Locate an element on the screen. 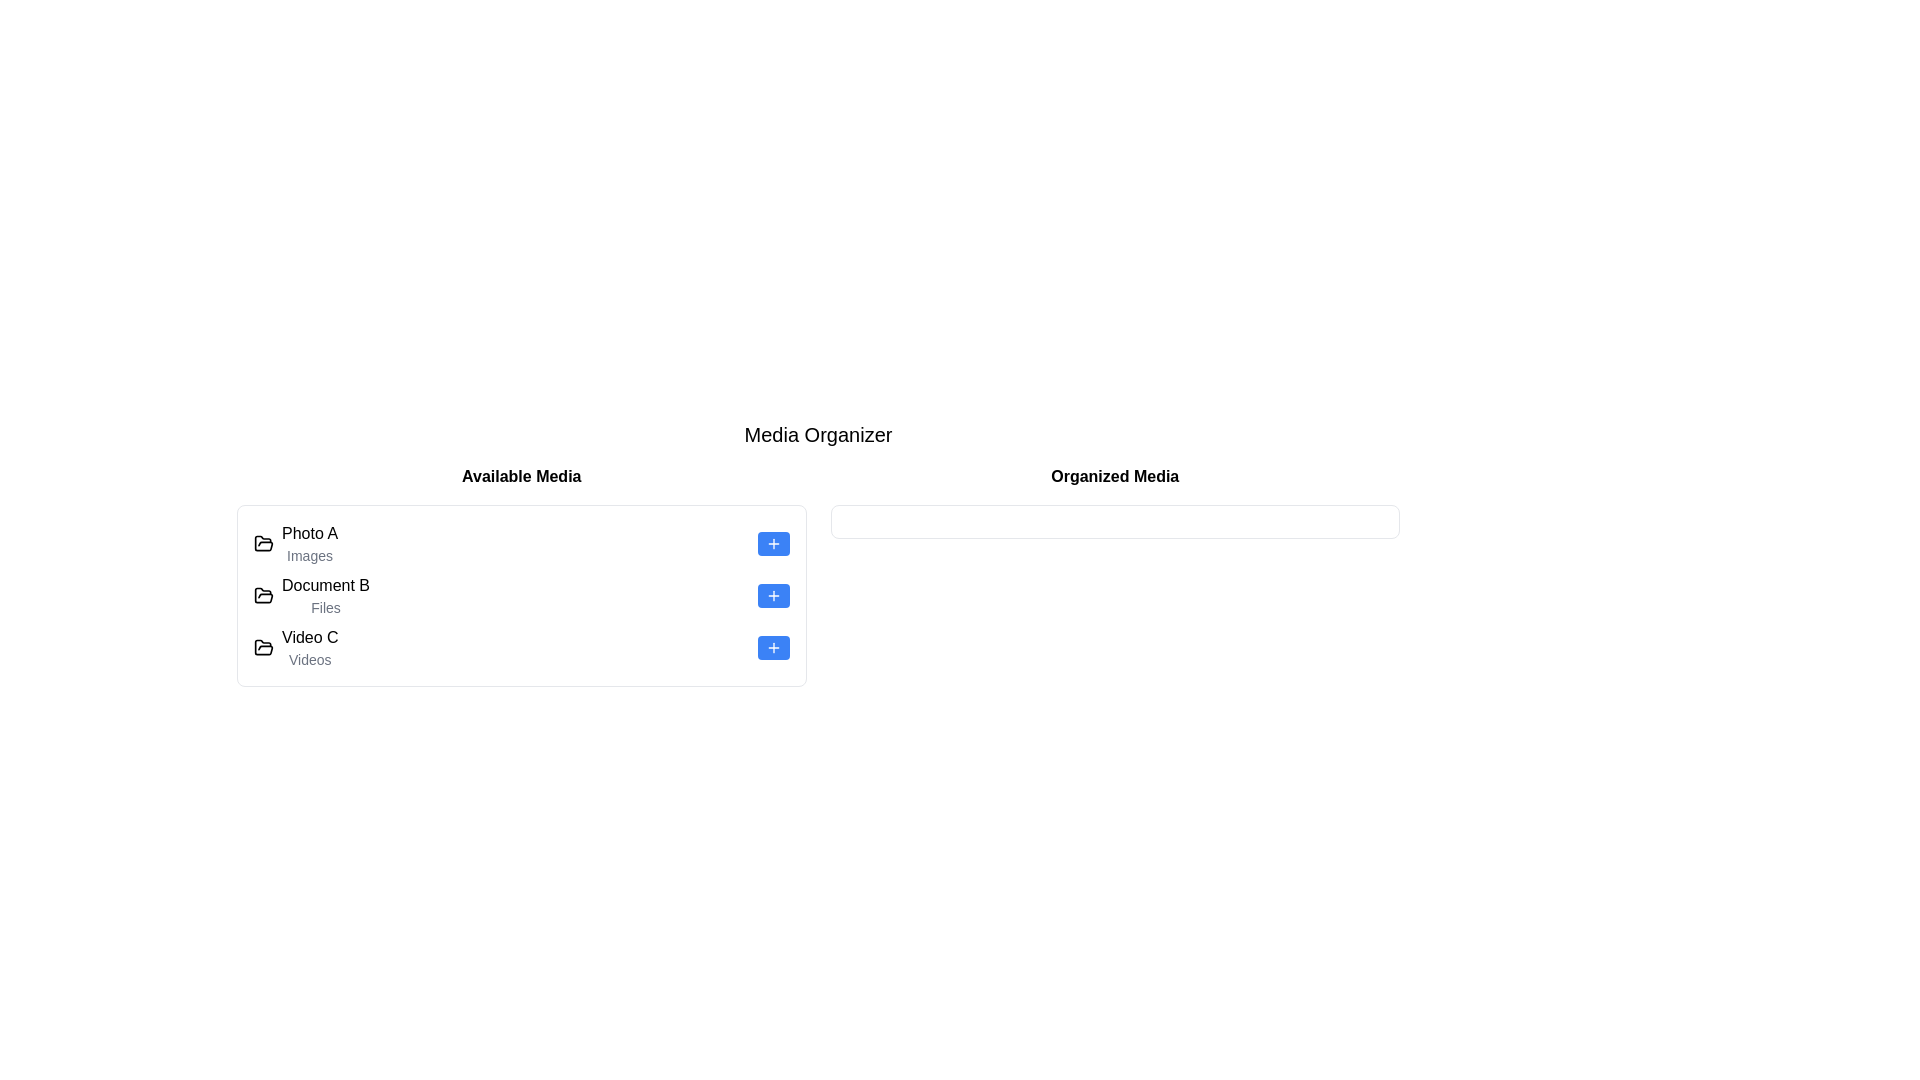  the non-interactive text label identifying the media item as 'Document B', located in the second row under the 'Available Media' column is located at coordinates (326, 585).